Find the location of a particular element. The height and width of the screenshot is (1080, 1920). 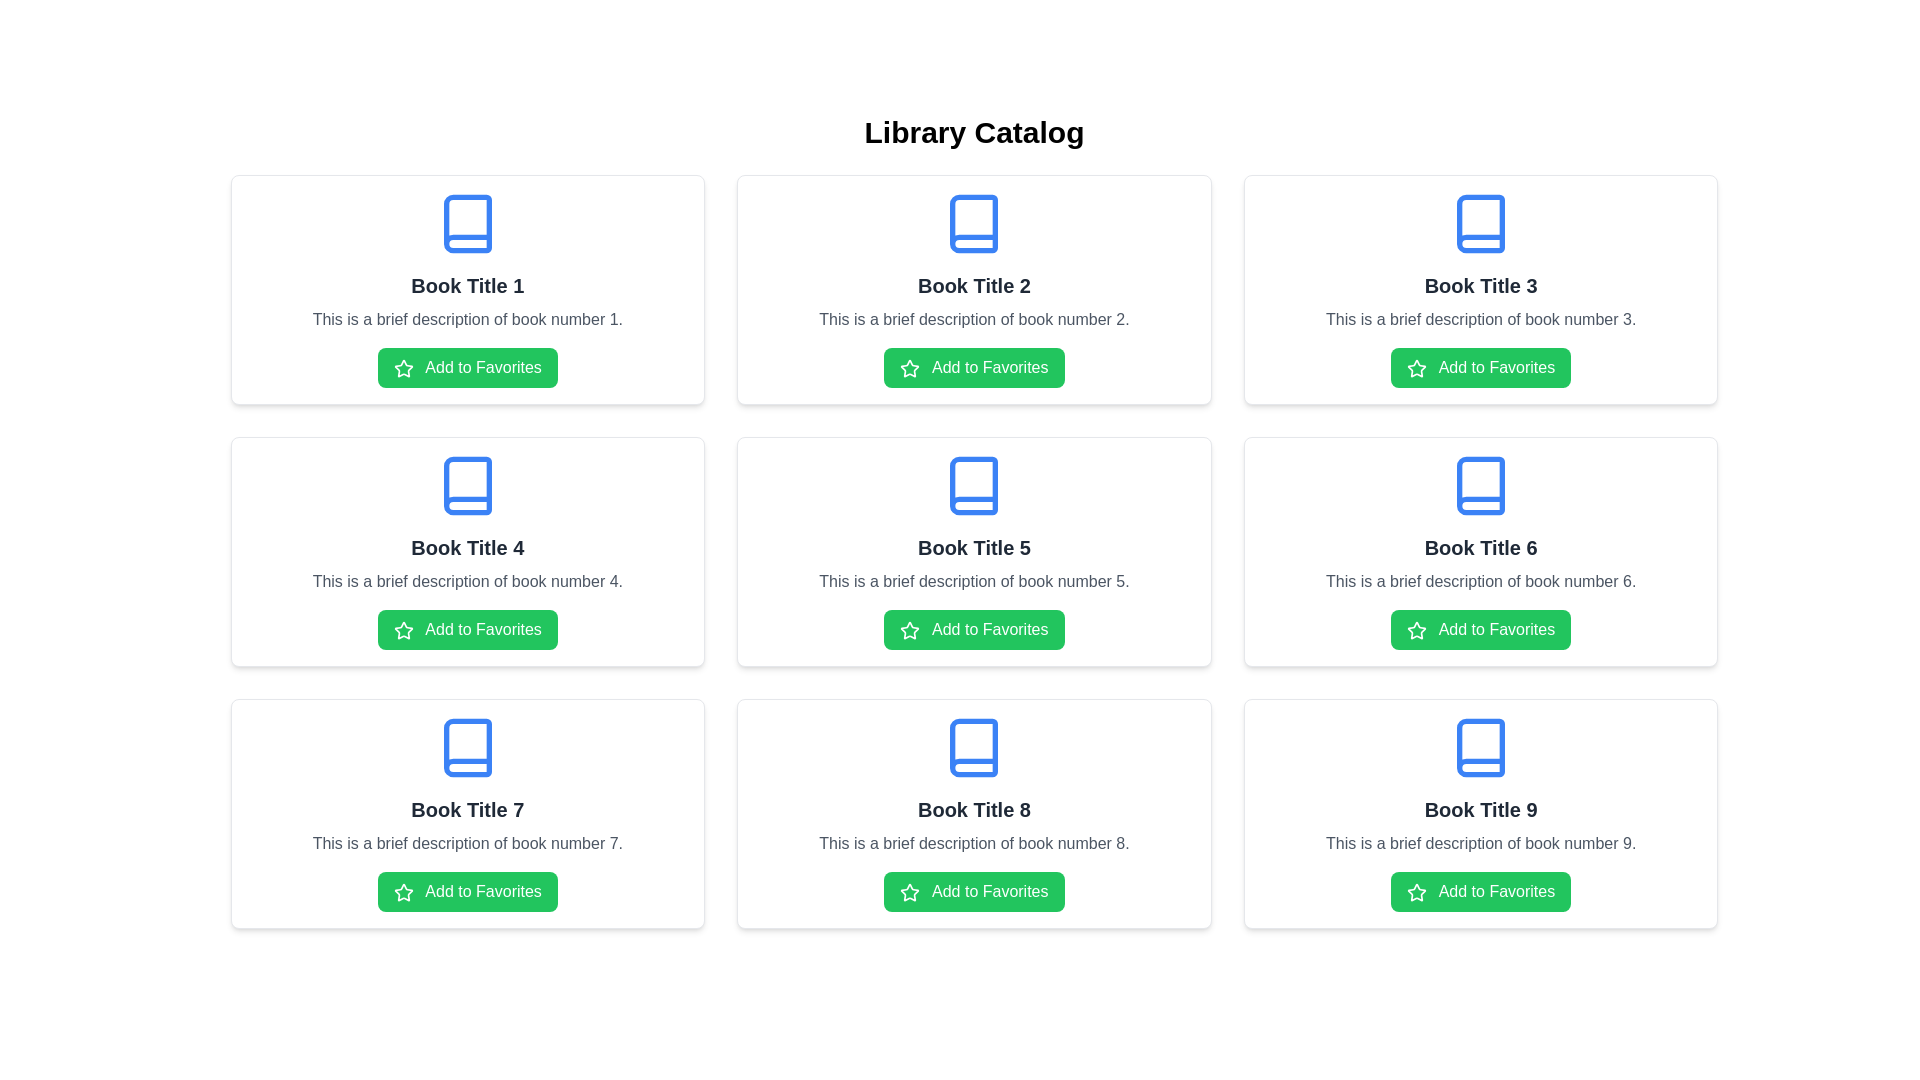

the blue outline icon of a book with rounded edges located at the top center of the card representing 'Book Title 7', positioned directly above the book title text is located at coordinates (466, 748).